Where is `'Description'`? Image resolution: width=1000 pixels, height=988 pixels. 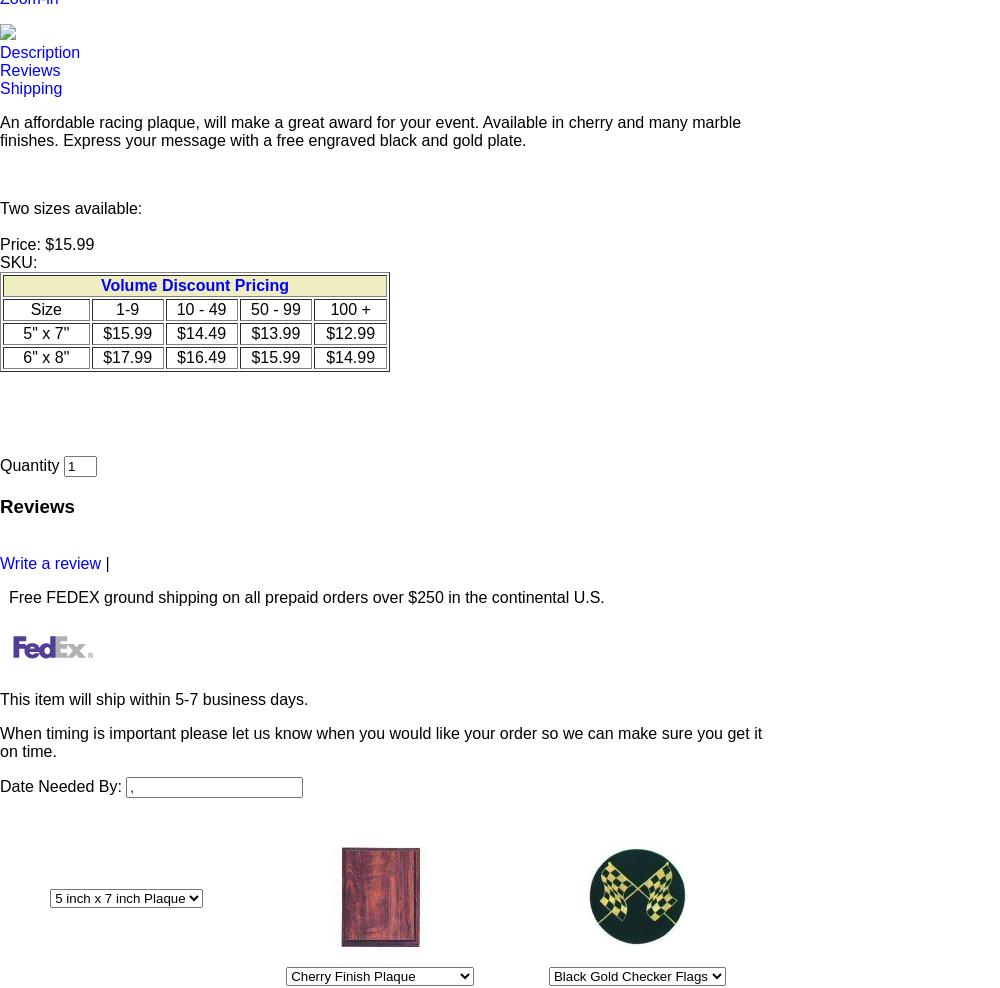 'Description' is located at coordinates (40, 51).